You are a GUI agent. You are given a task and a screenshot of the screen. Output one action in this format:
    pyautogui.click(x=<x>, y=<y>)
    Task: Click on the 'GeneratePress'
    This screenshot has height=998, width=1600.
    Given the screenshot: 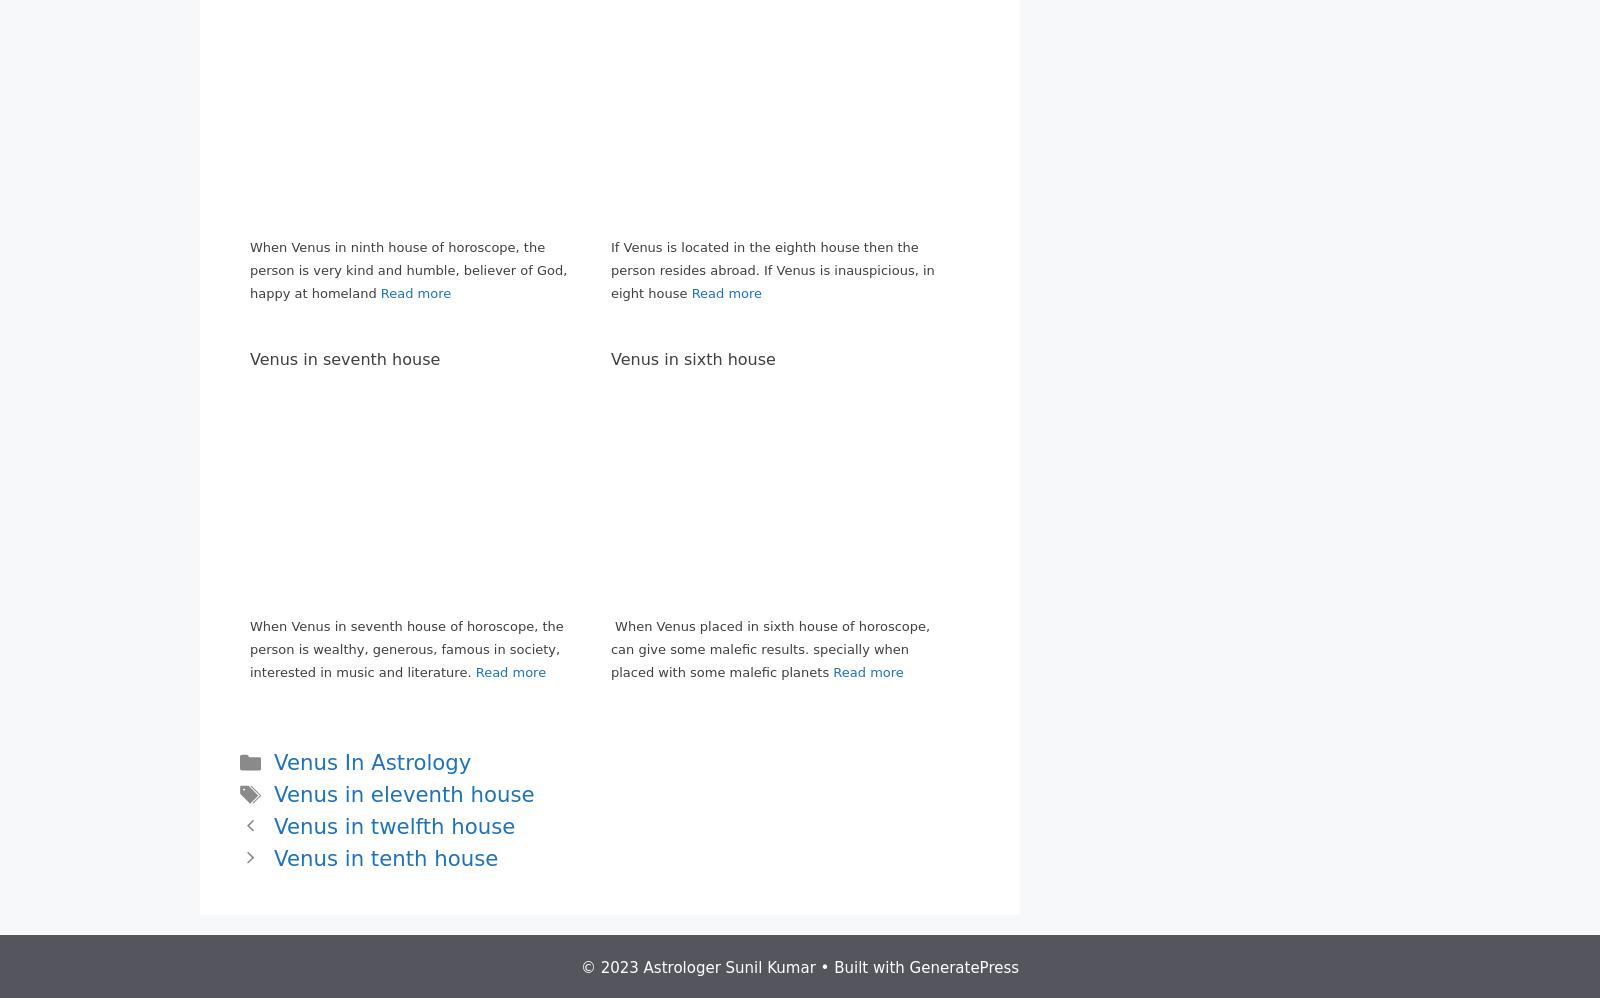 What is the action you would take?
    pyautogui.click(x=963, y=965)
    